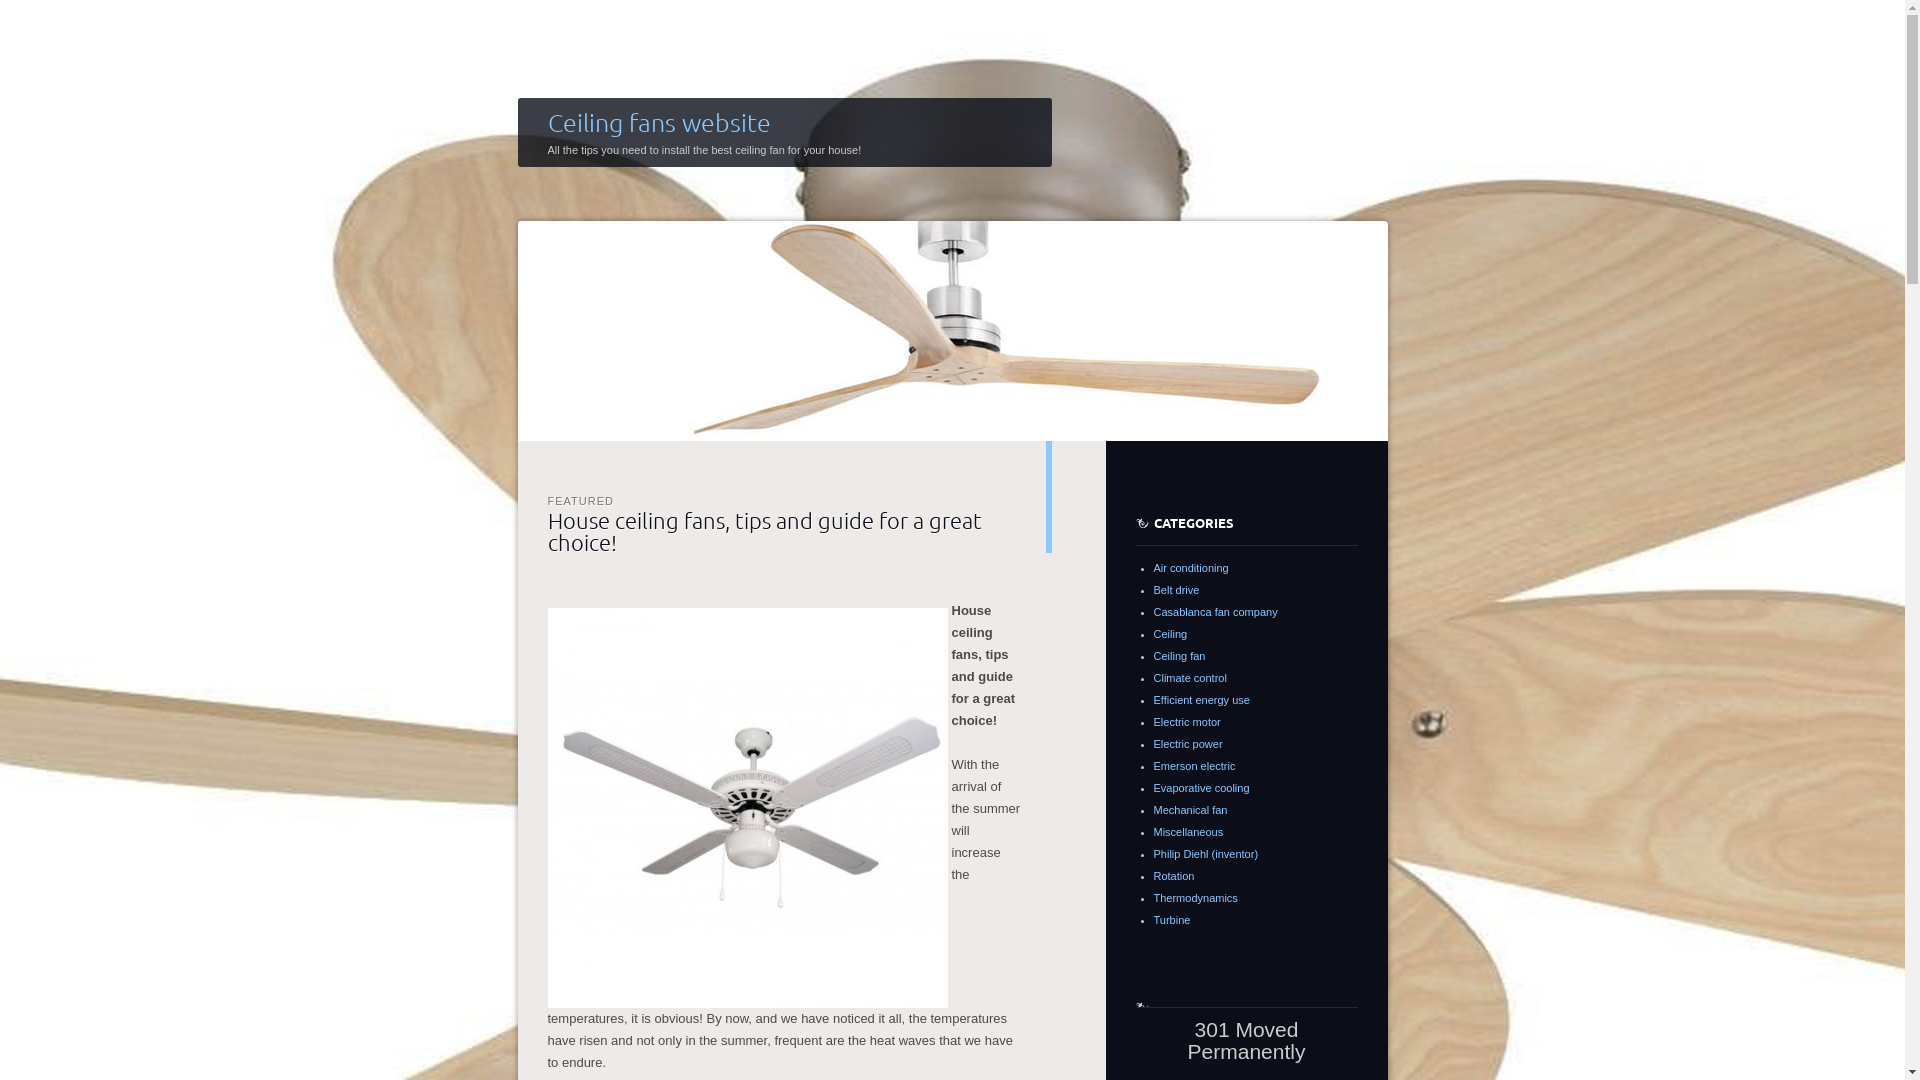 The width and height of the screenshot is (1920, 1080). I want to click on 'Rotation', so click(1153, 874).